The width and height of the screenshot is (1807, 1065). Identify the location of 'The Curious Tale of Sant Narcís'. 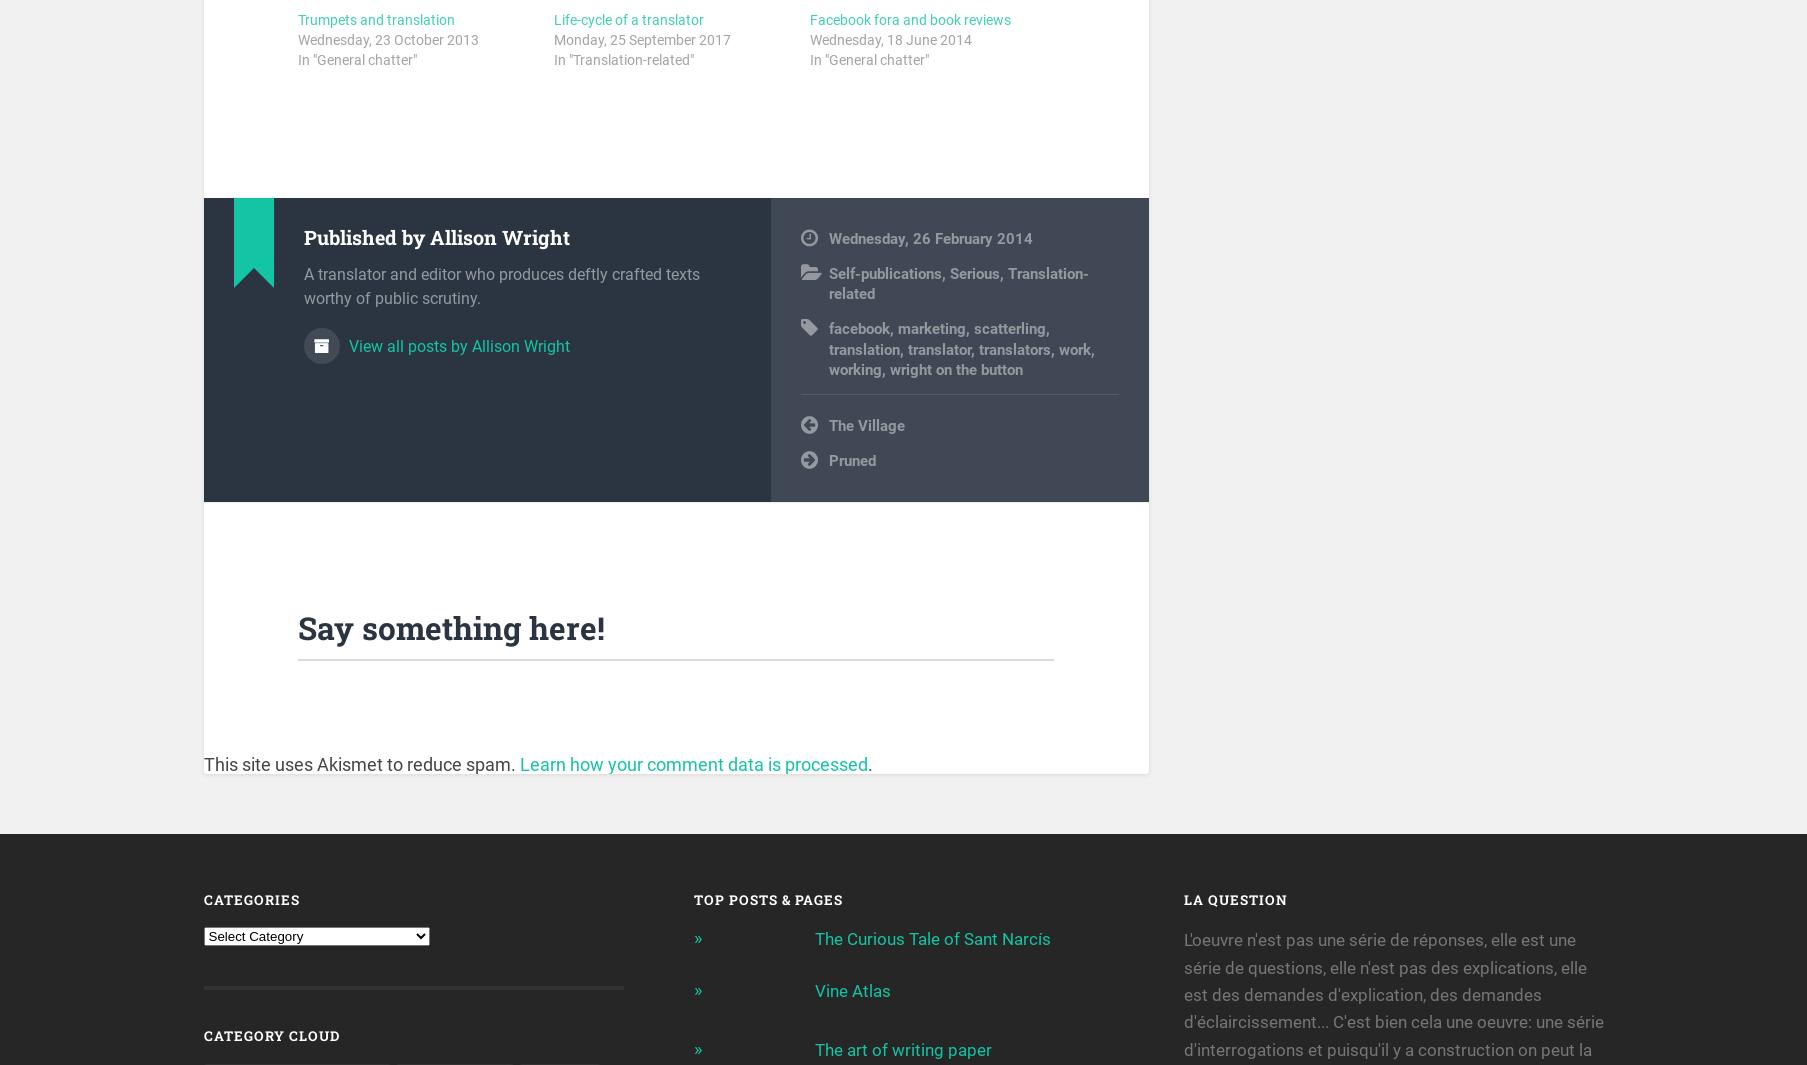
(931, 942).